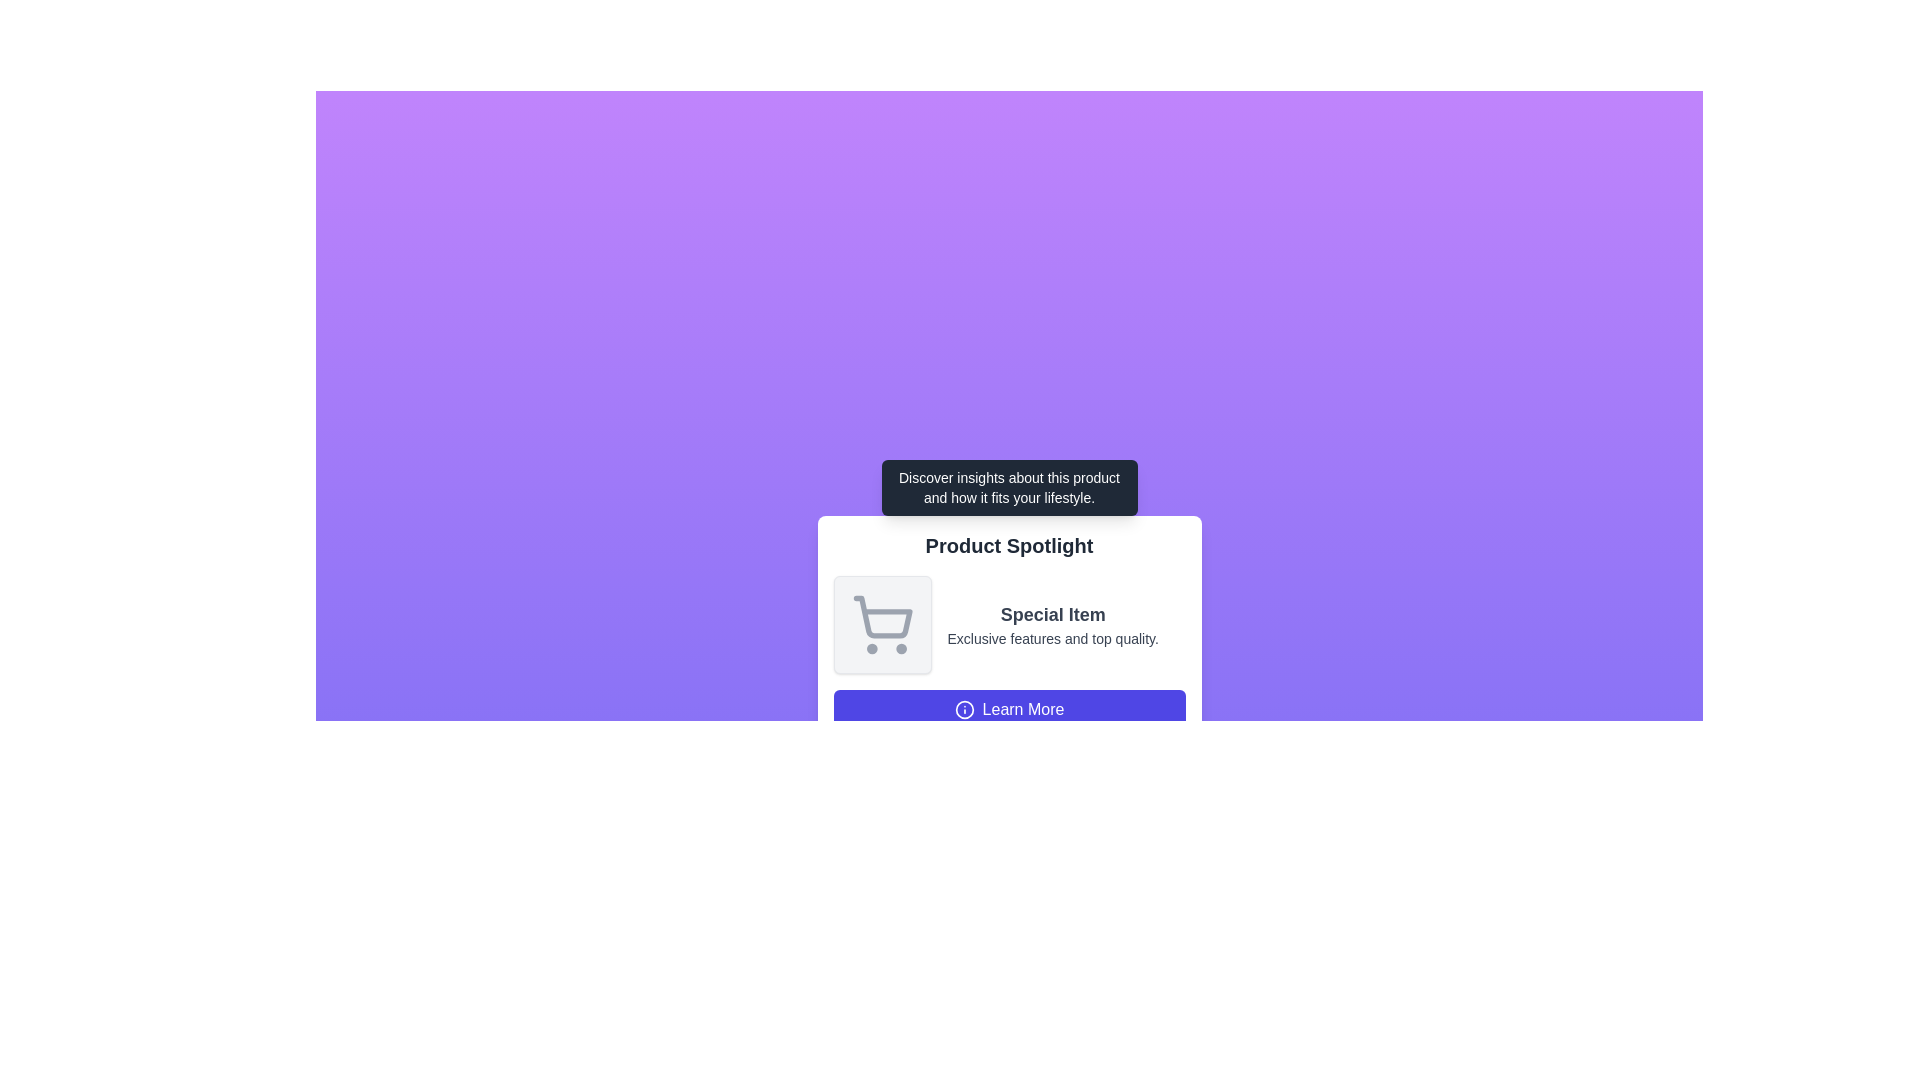  Describe the element at coordinates (964, 708) in the screenshot. I see `the informational icon located near the left edge of the 'Learn More' button at the bottom of the card layout` at that location.